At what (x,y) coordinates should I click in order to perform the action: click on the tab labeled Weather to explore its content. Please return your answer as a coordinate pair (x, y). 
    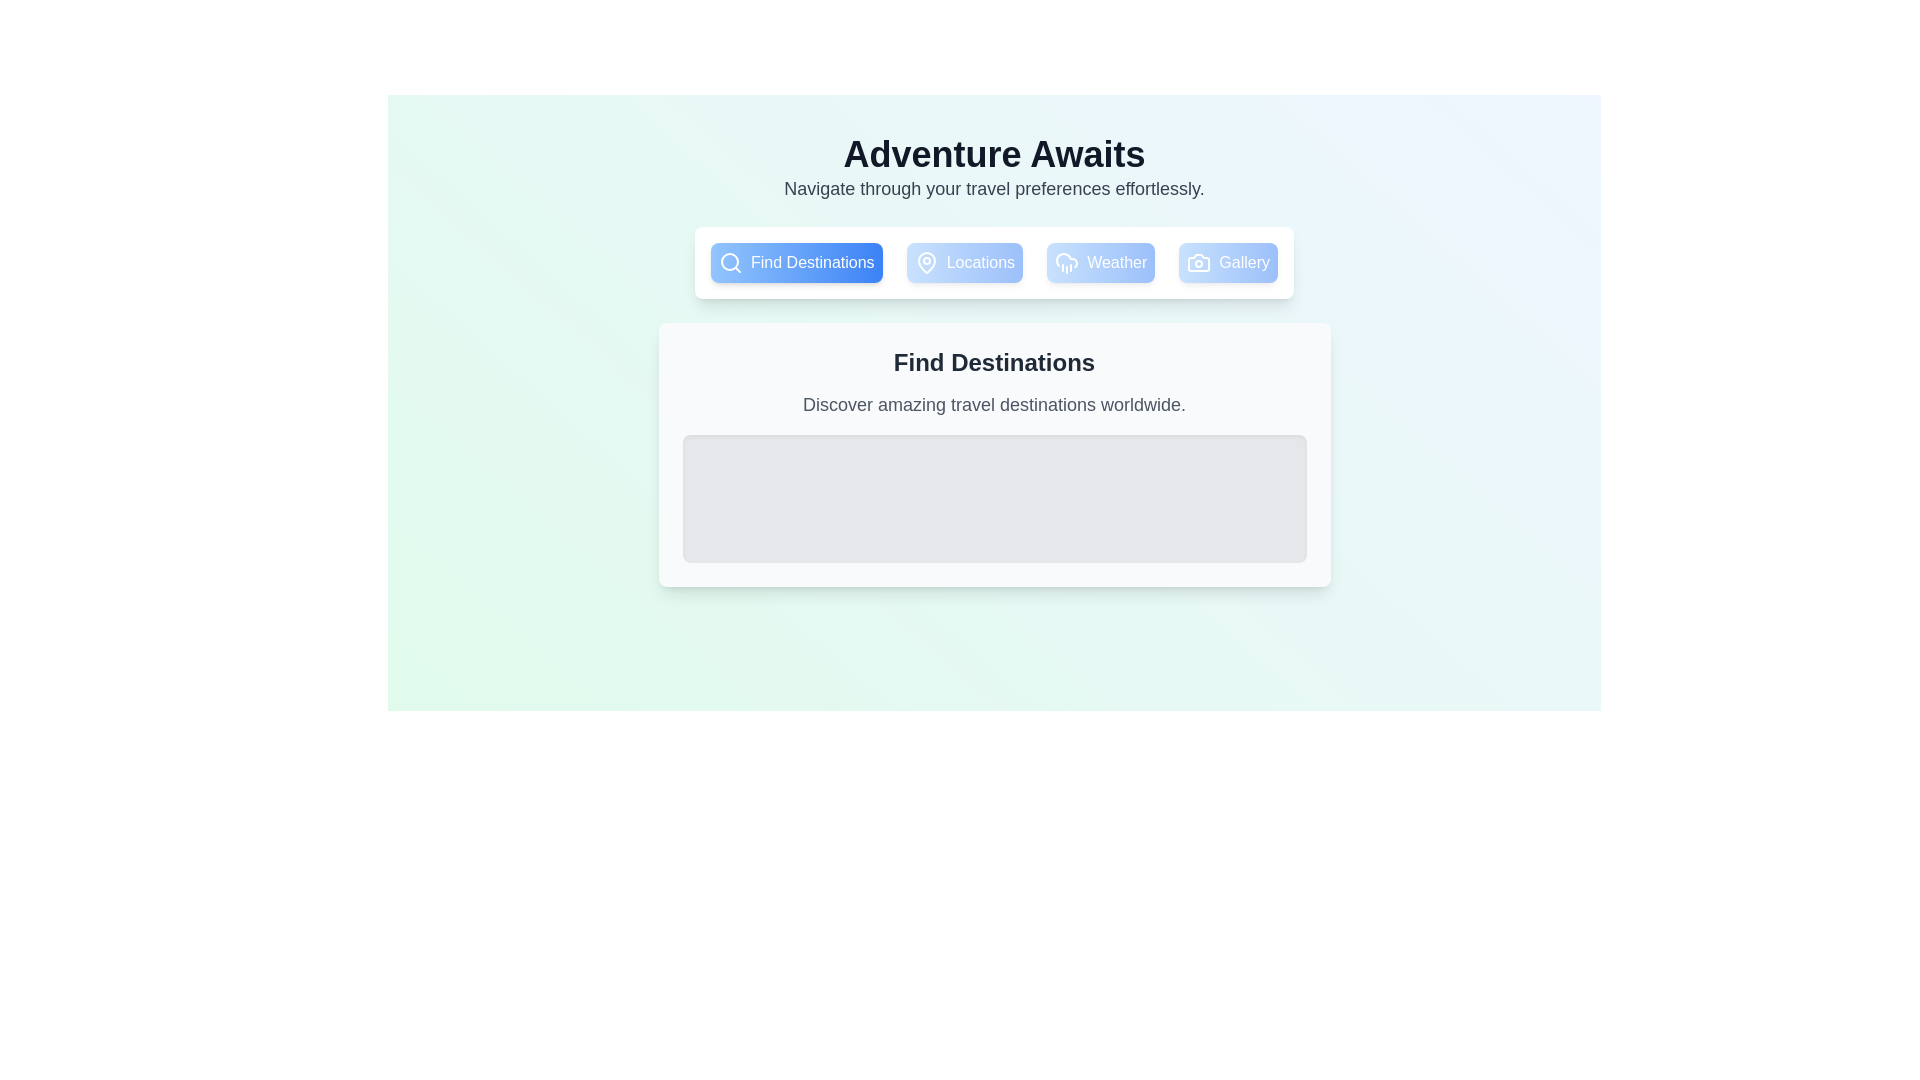
    Looking at the image, I should click on (1099, 261).